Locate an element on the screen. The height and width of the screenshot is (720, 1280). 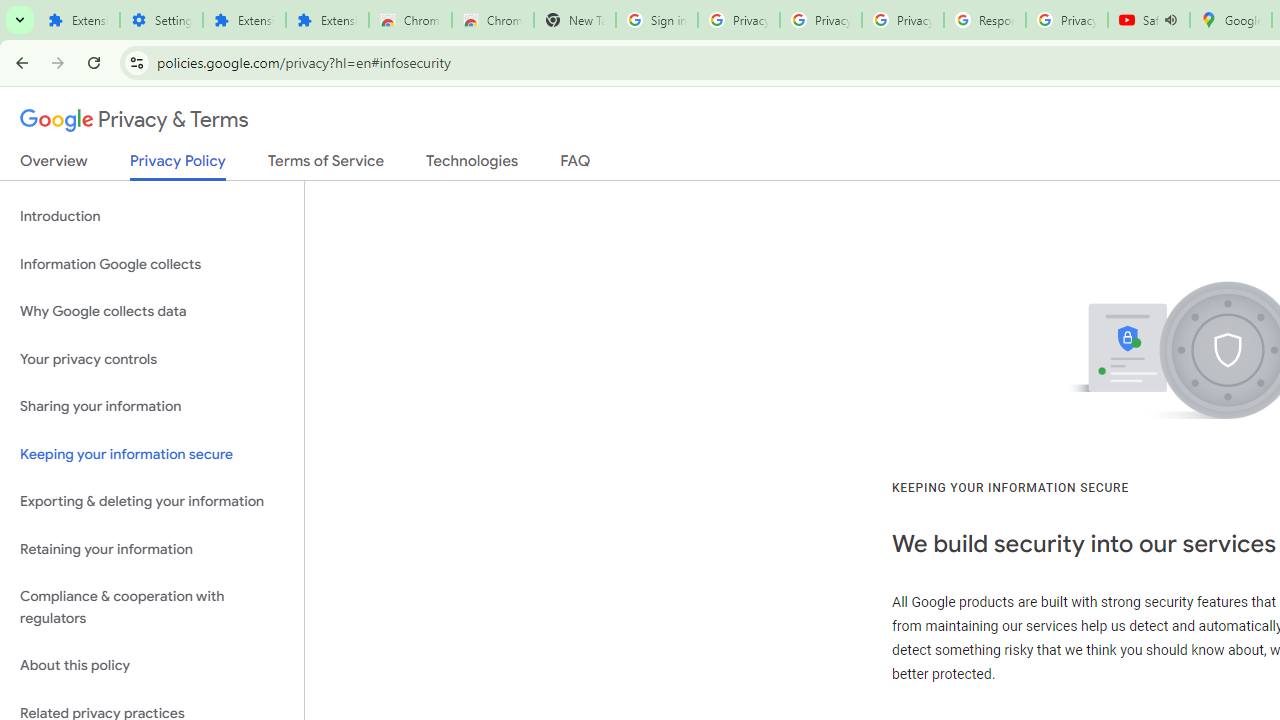
'About this policy' is located at coordinates (151, 666).